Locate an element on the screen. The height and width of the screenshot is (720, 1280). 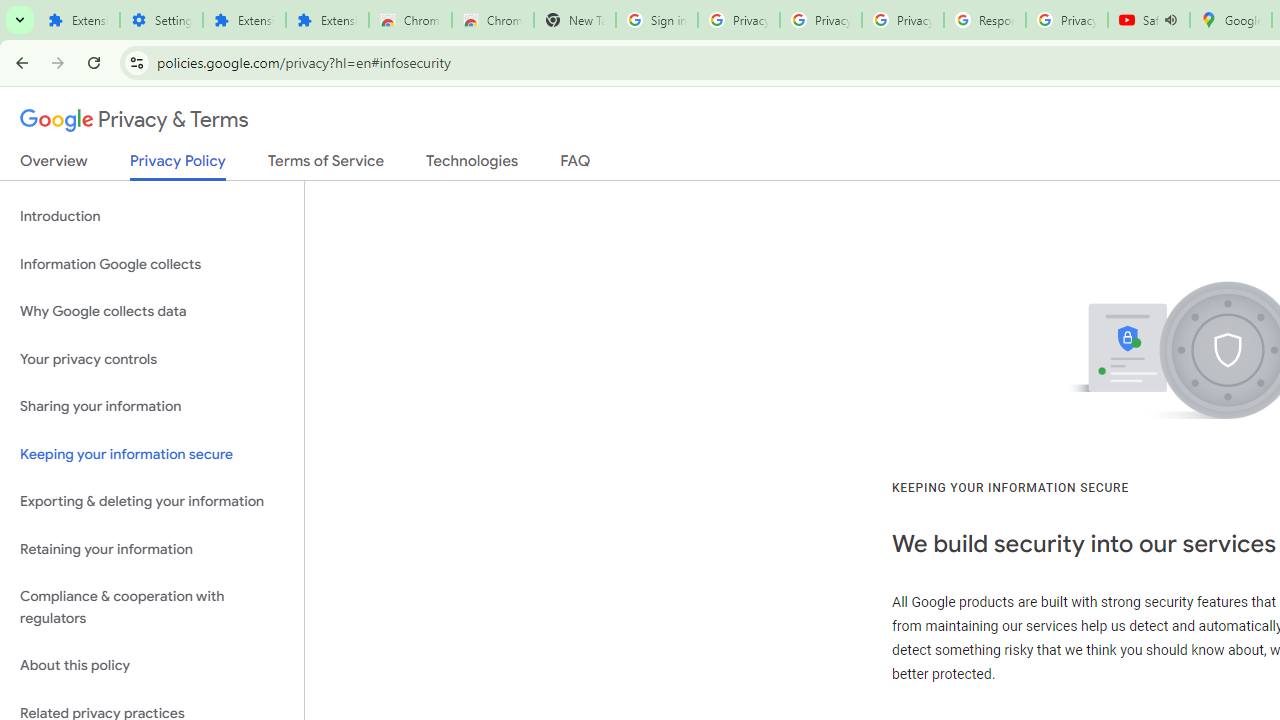
'About this policy' is located at coordinates (151, 666).